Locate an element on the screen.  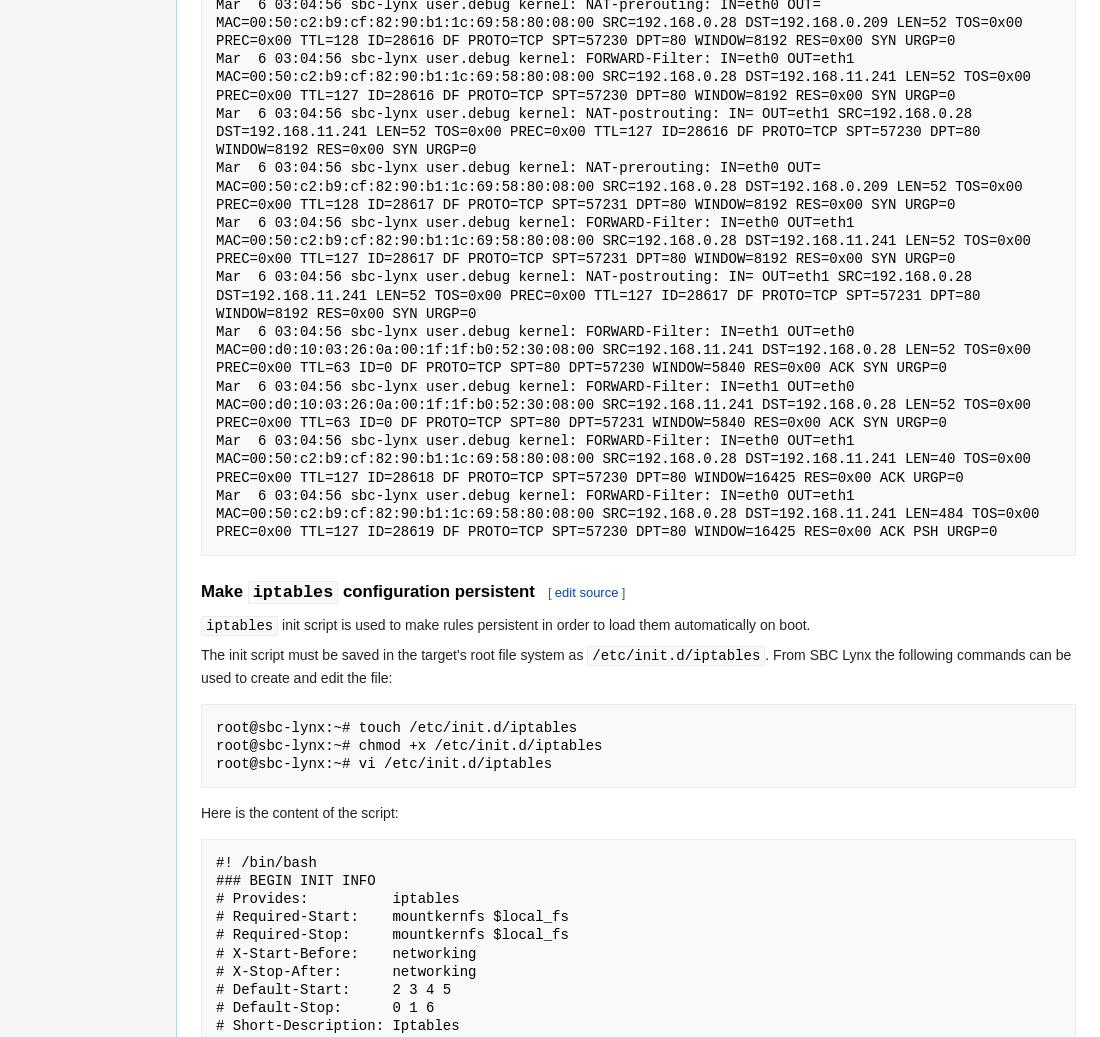
'The init script must be saved in the target's root file system as' is located at coordinates (394, 654).